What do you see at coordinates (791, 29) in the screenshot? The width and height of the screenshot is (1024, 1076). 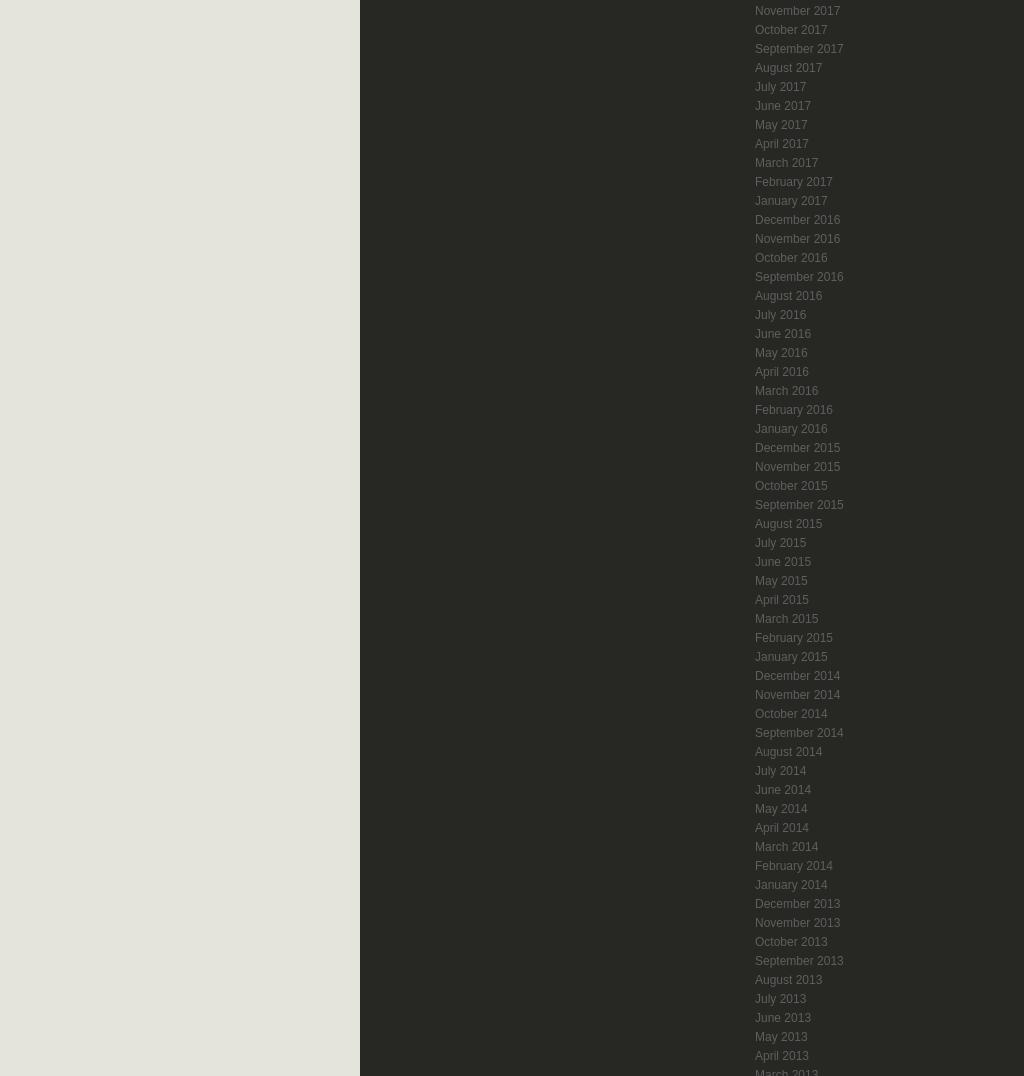 I see `'October 2017'` at bounding box center [791, 29].